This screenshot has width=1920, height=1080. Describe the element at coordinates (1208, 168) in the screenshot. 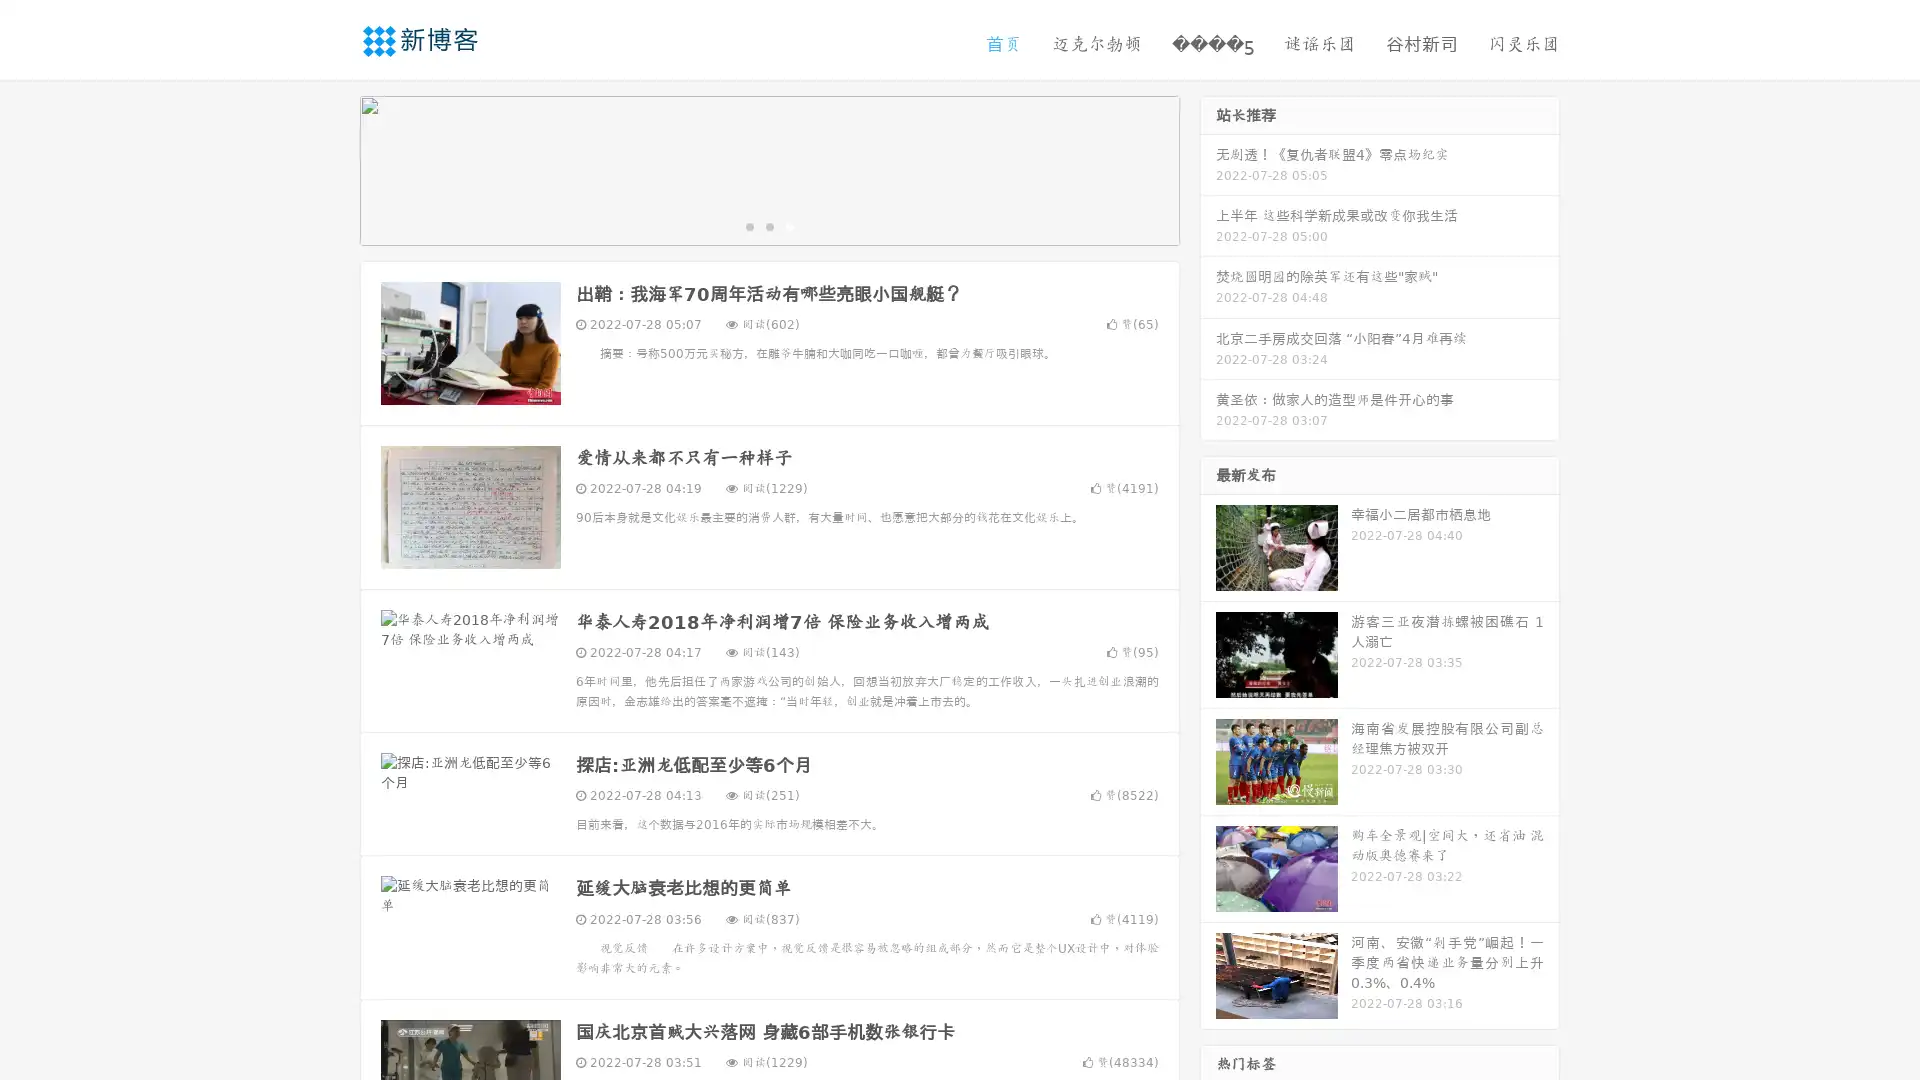

I see `Next slide` at that location.